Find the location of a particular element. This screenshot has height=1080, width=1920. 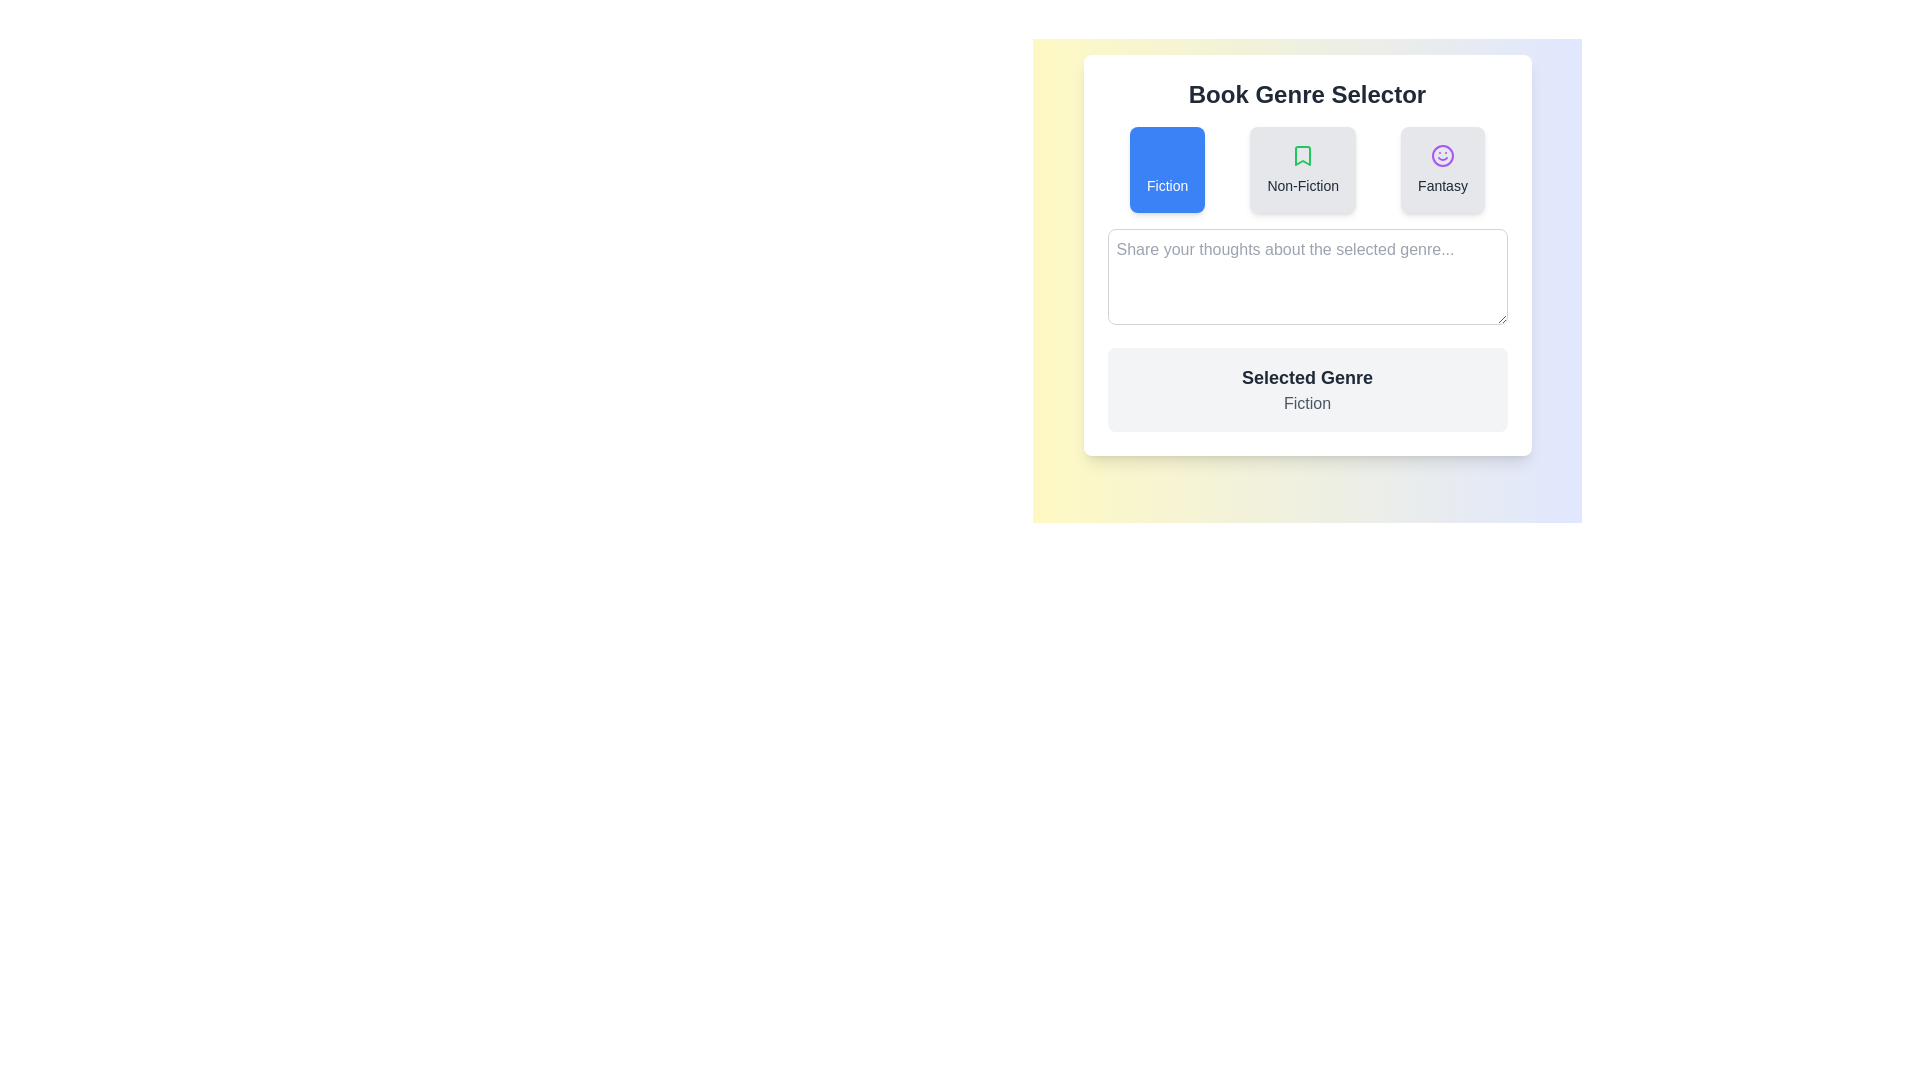

text label identifying the genre as 'Non-Fiction' located beneath the green bookmark icon in the central card of the 'Book Genre Selector' is located at coordinates (1303, 185).